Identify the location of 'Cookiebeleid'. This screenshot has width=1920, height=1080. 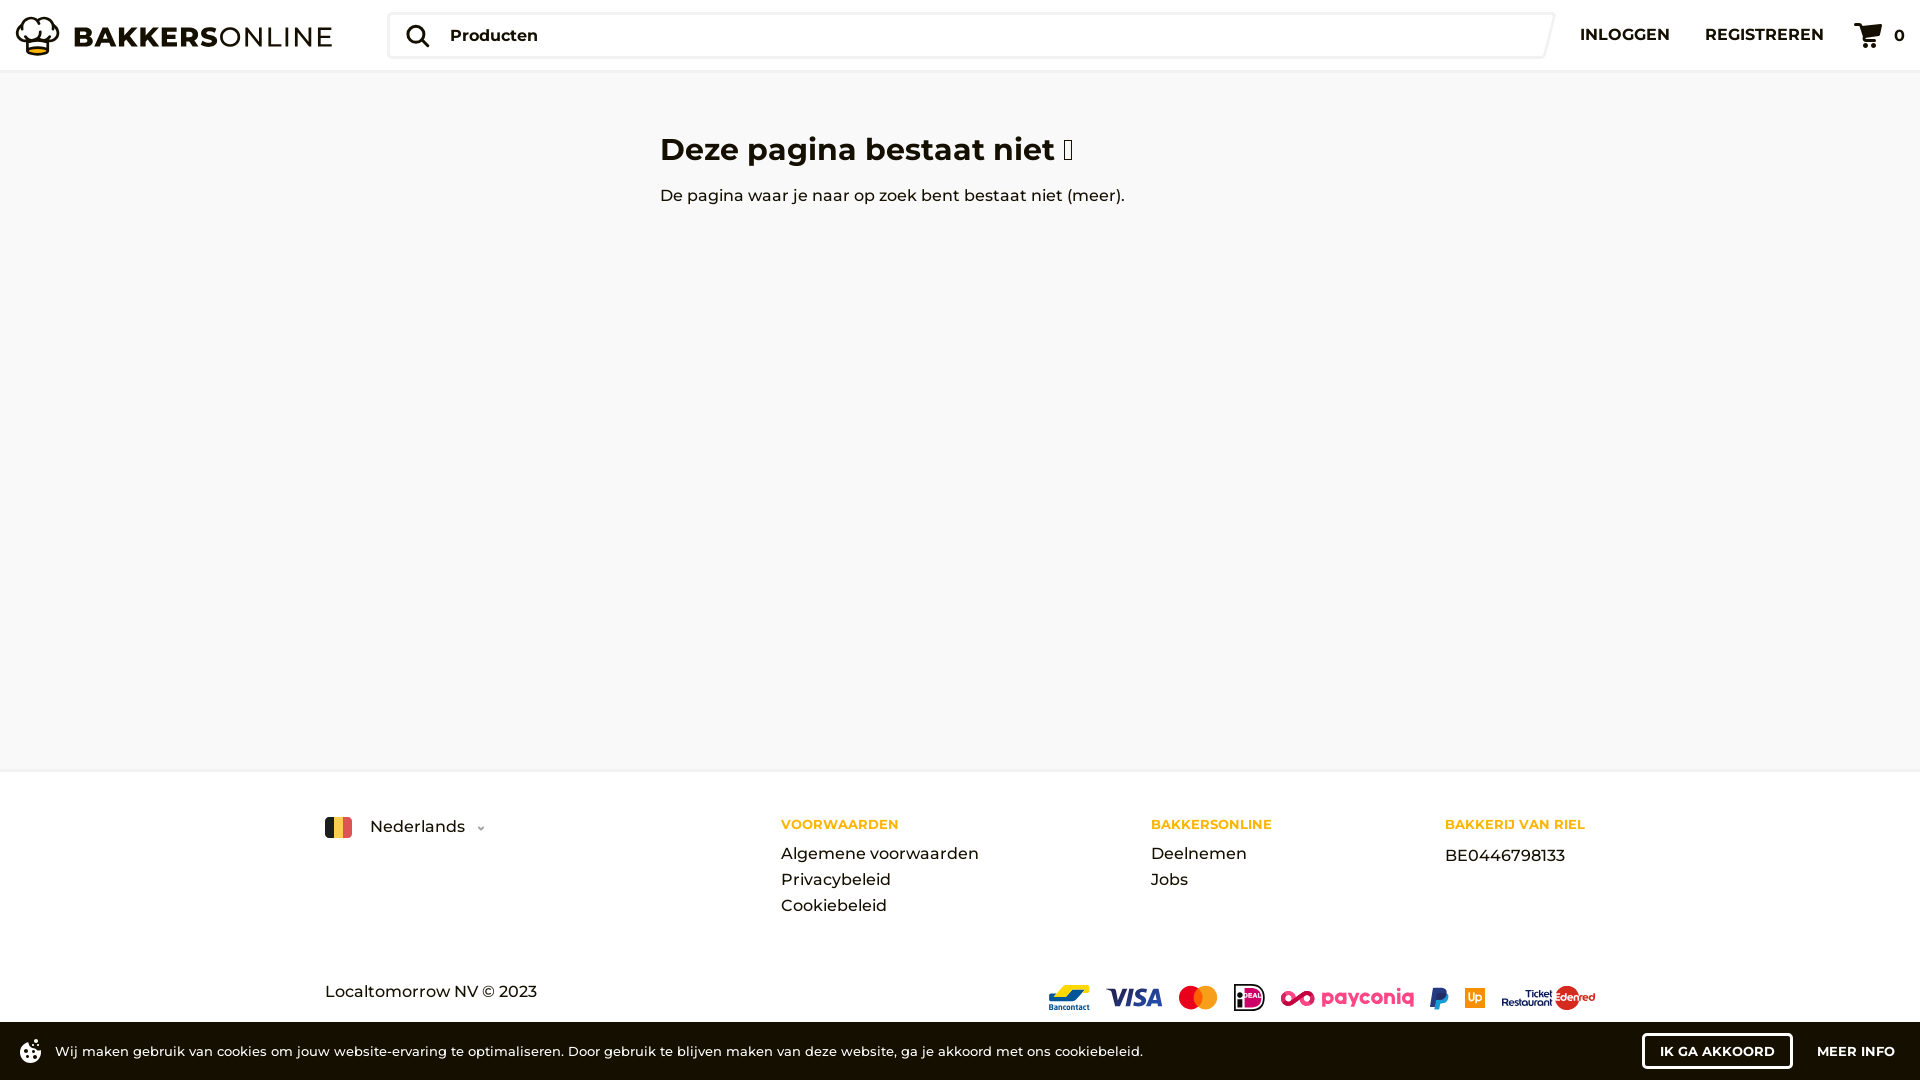
(878, 906).